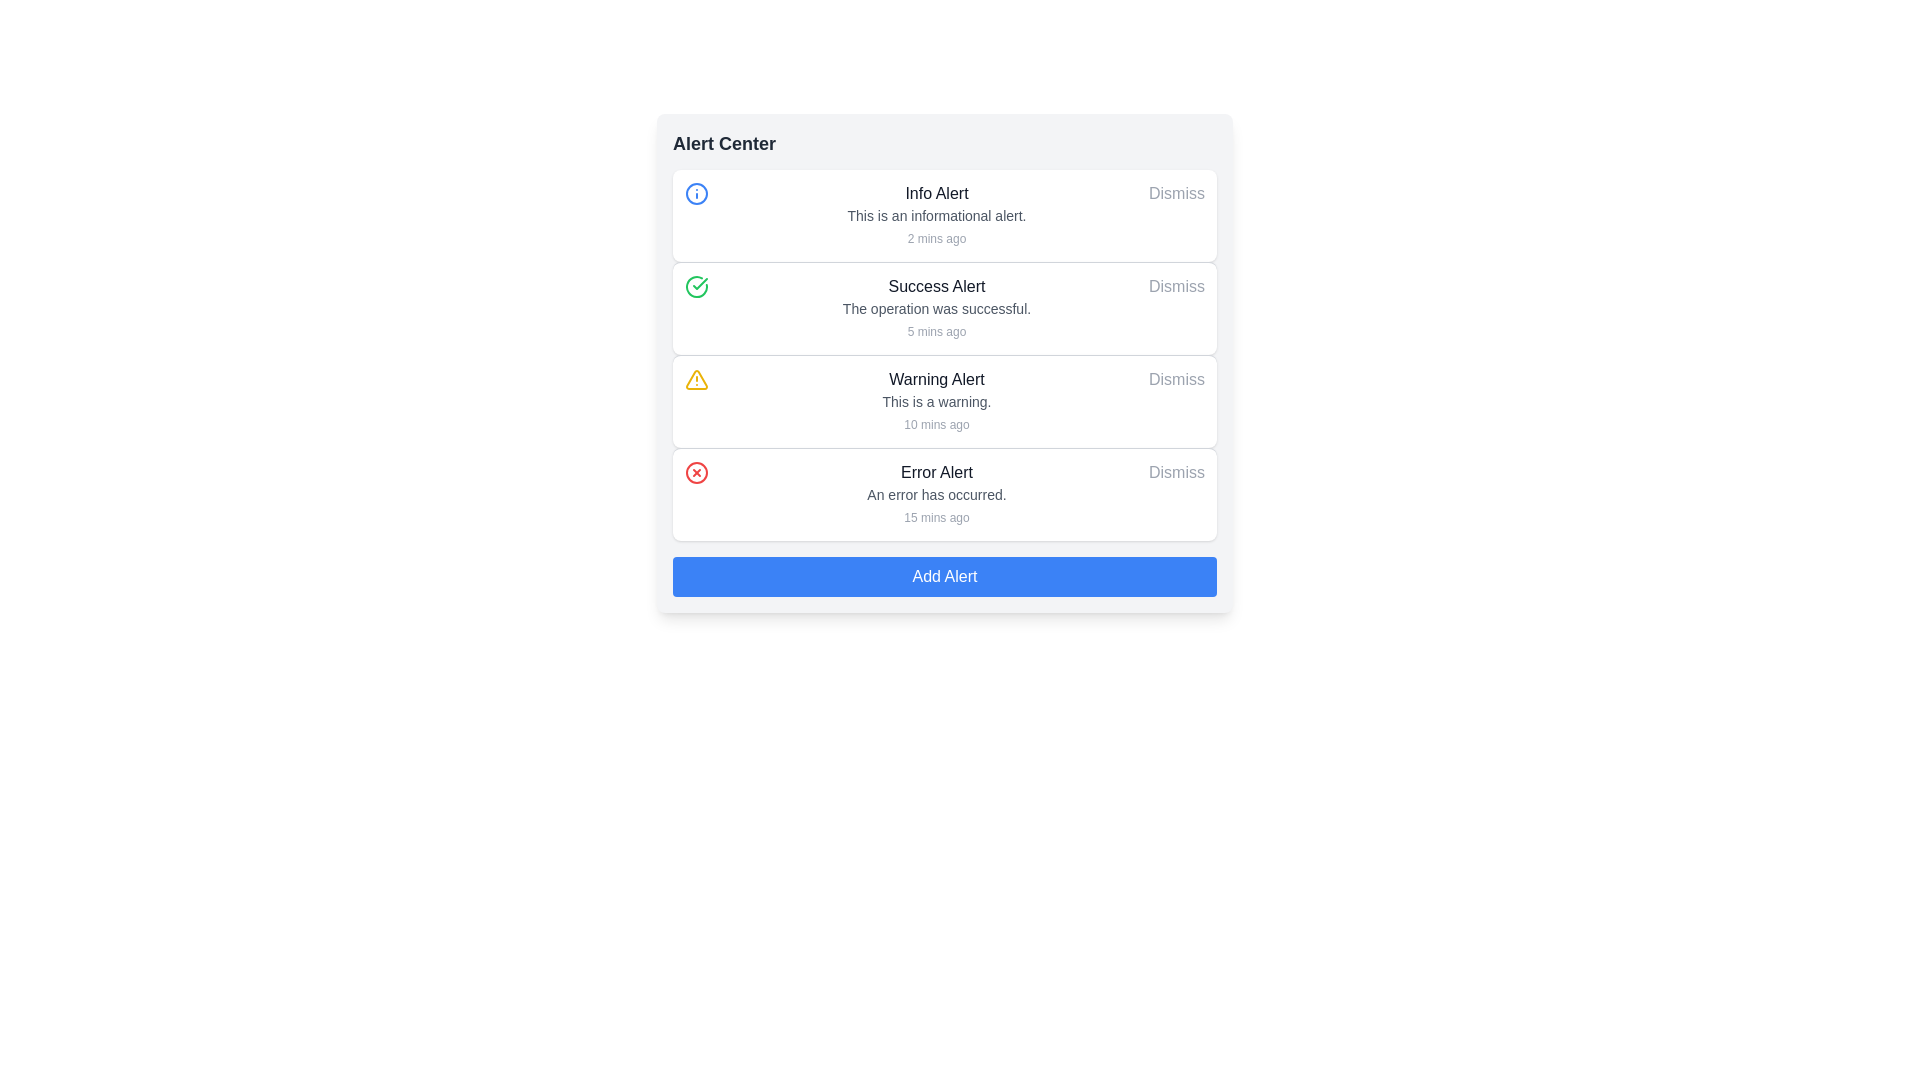 The height and width of the screenshot is (1080, 1920). Describe the element at coordinates (944, 363) in the screenshot. I see `the 'Warning Alert' section in the alerts list` at that location.